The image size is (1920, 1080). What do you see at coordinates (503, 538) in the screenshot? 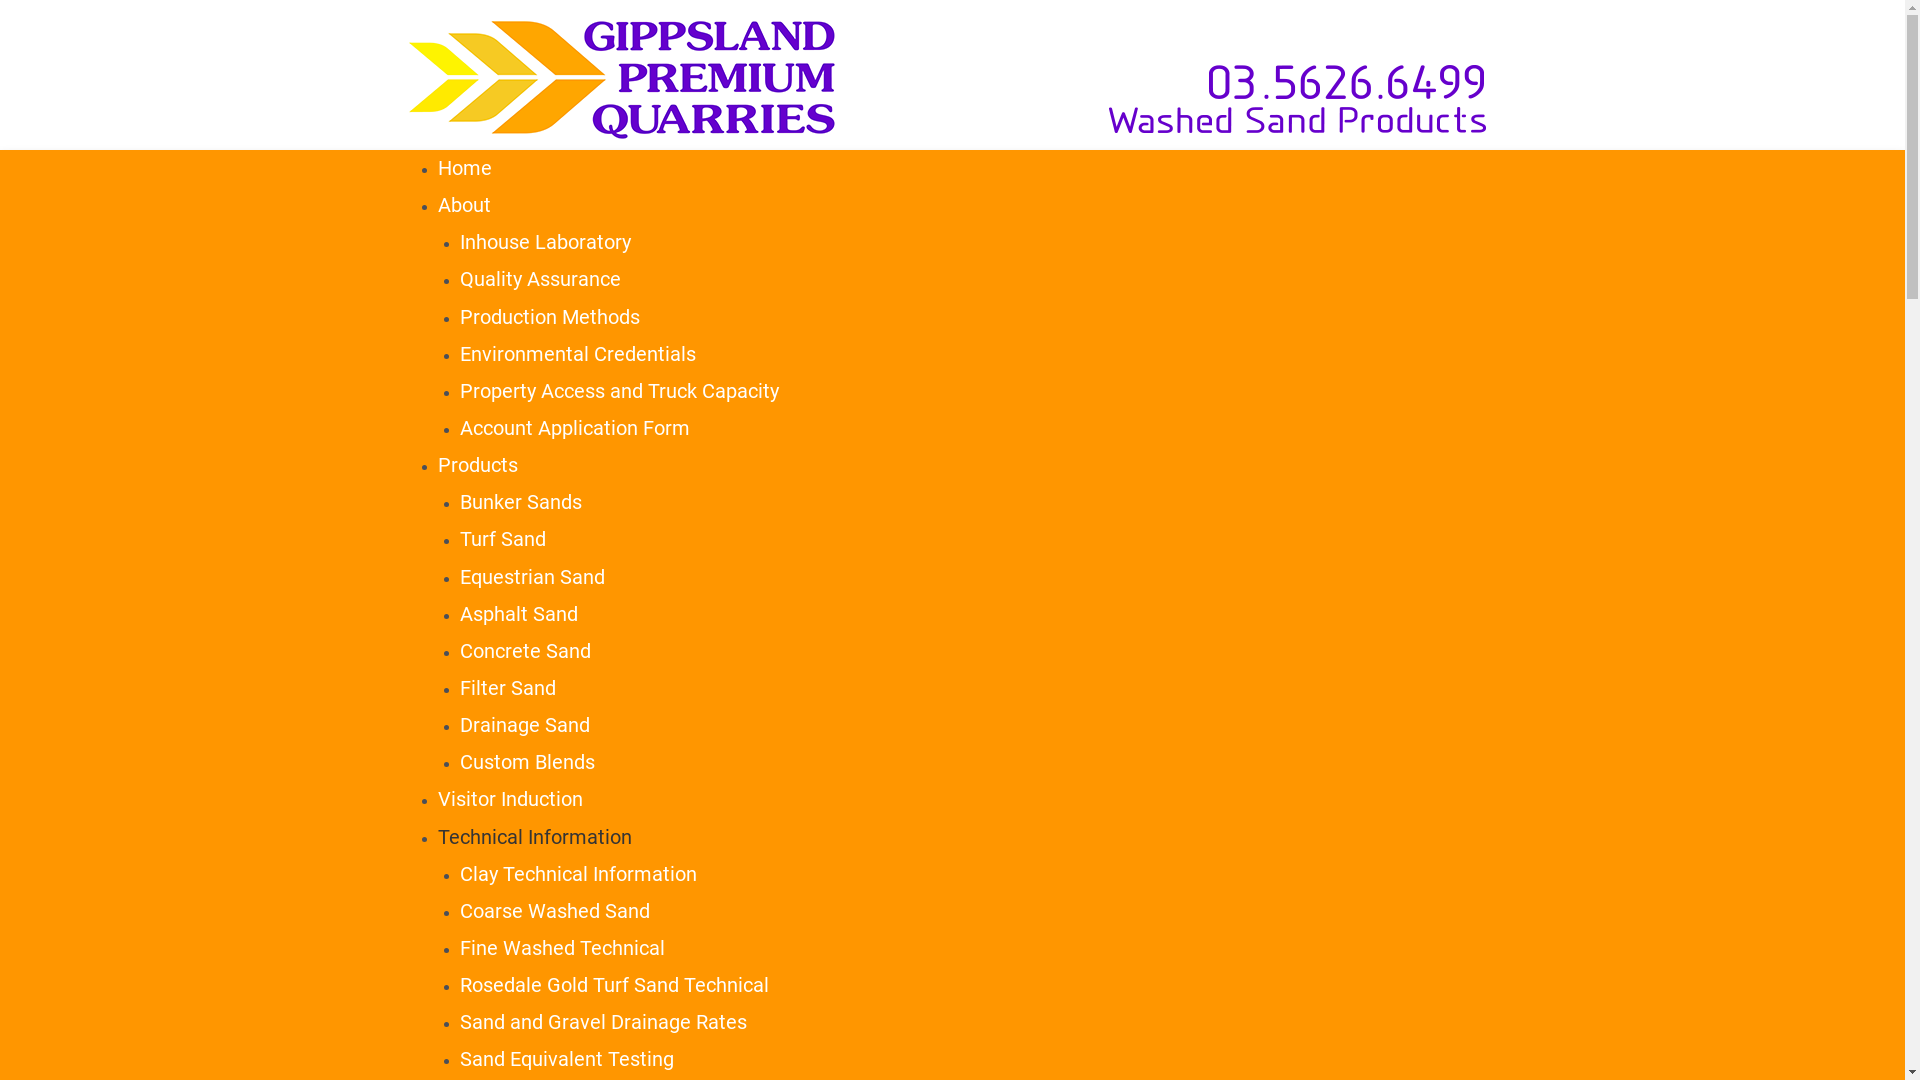
I see `'Turf Sand'` at bounding box center [503, 538].